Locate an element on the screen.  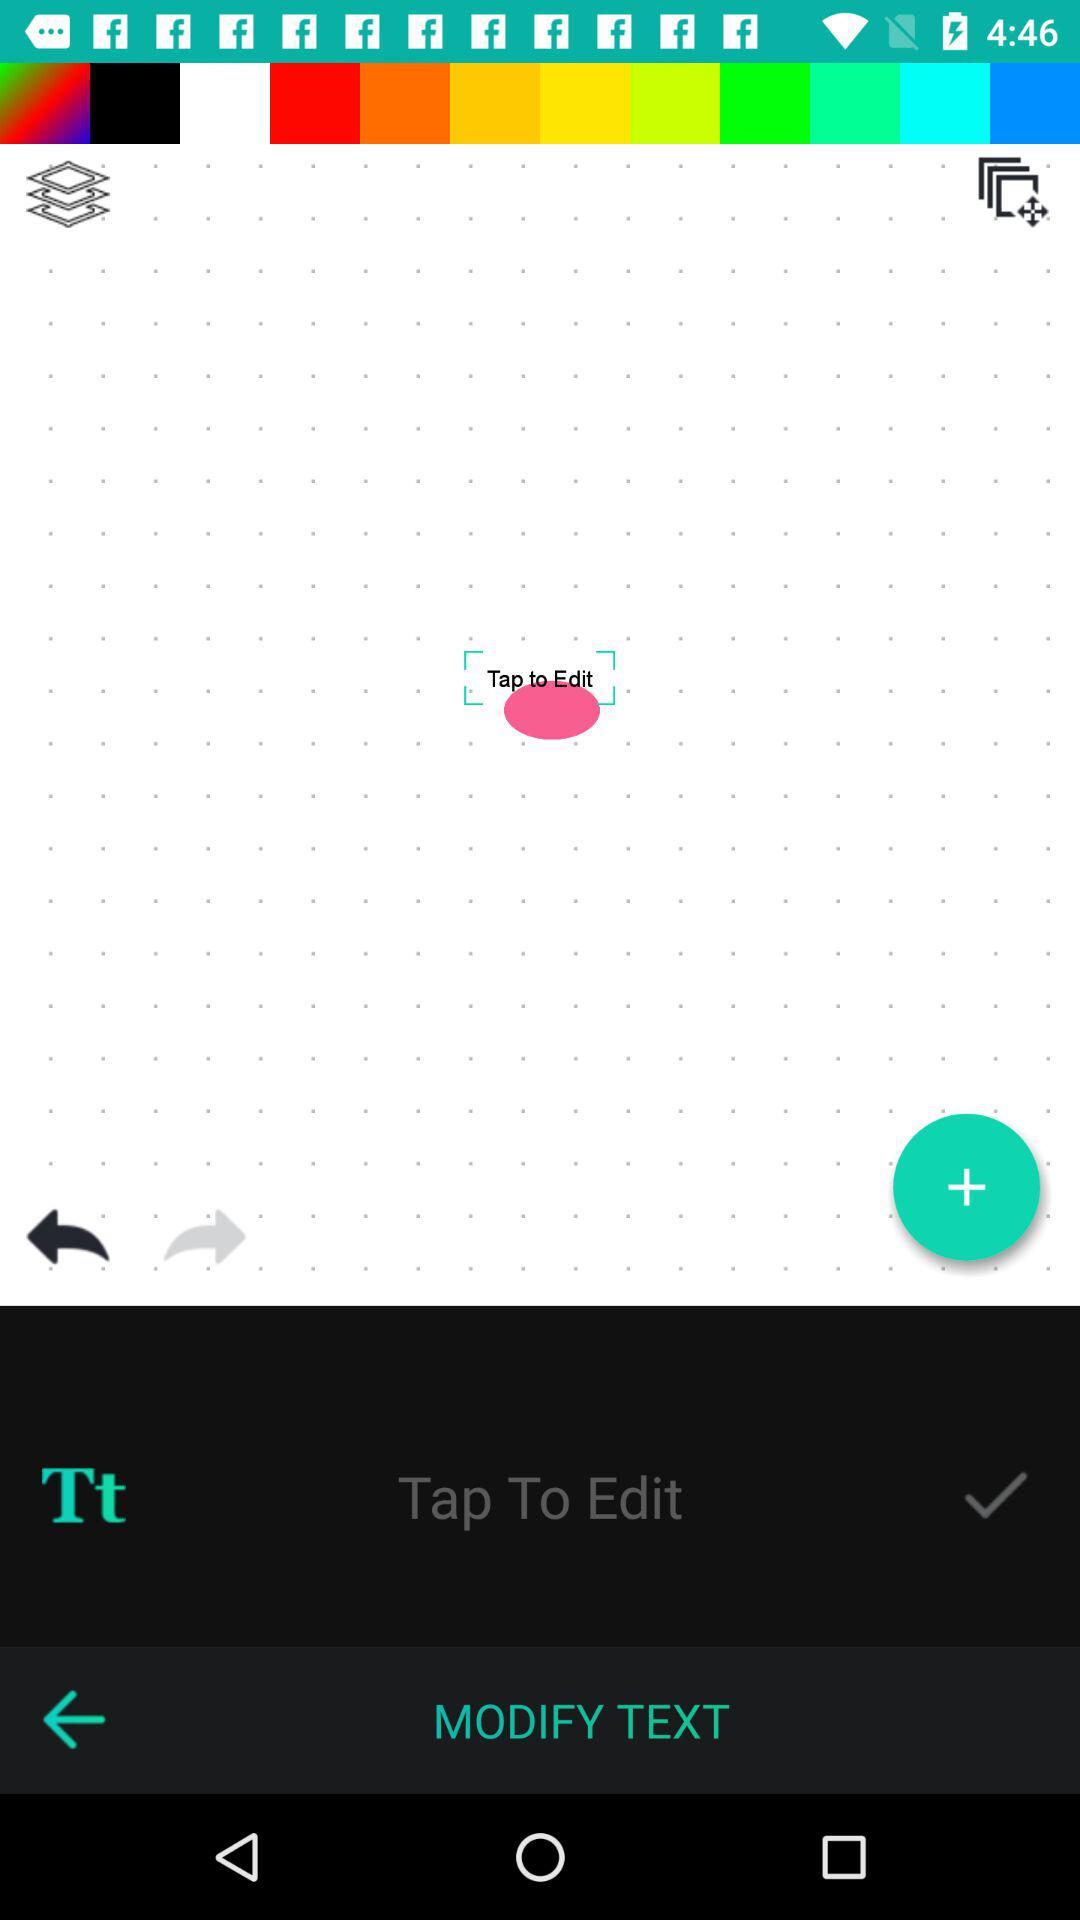
the undo icon is located at coordinates (67, 1236).